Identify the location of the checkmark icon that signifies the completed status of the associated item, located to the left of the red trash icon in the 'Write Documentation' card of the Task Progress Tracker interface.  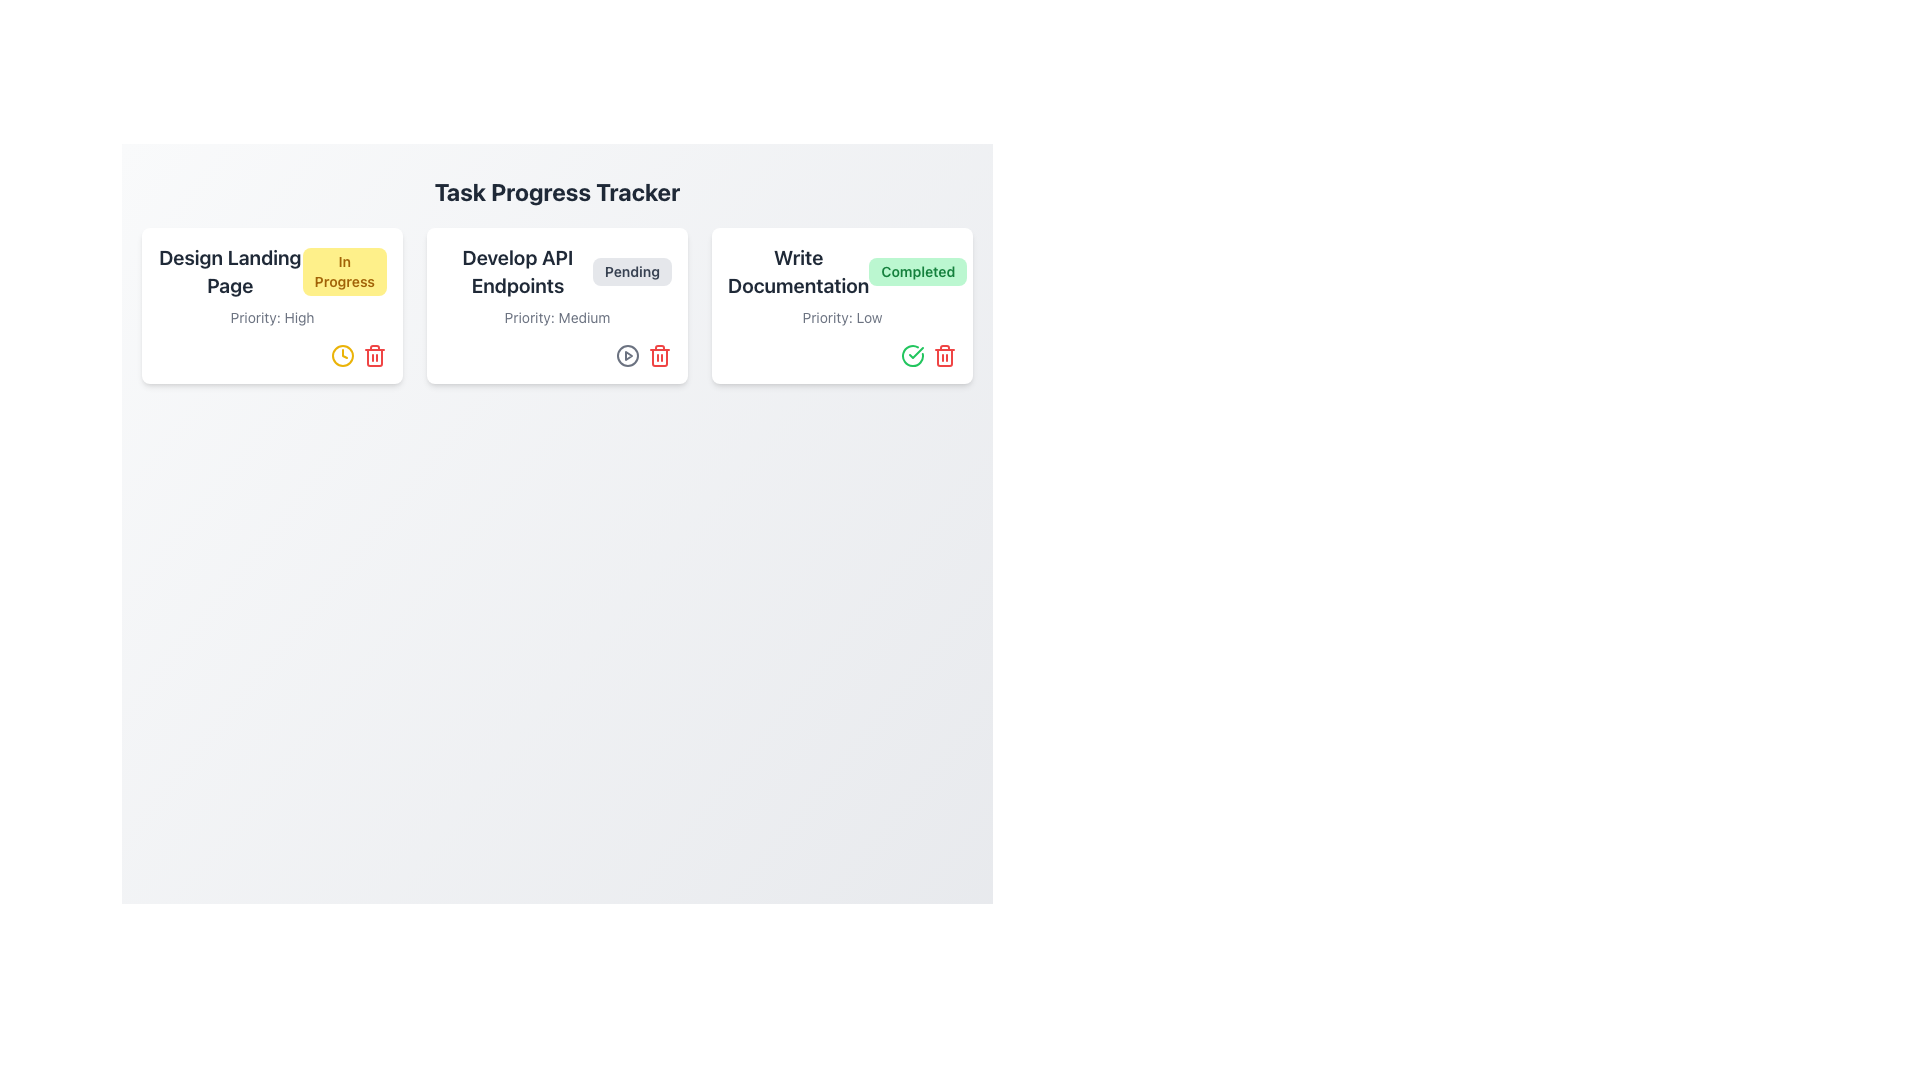
(911, 354).